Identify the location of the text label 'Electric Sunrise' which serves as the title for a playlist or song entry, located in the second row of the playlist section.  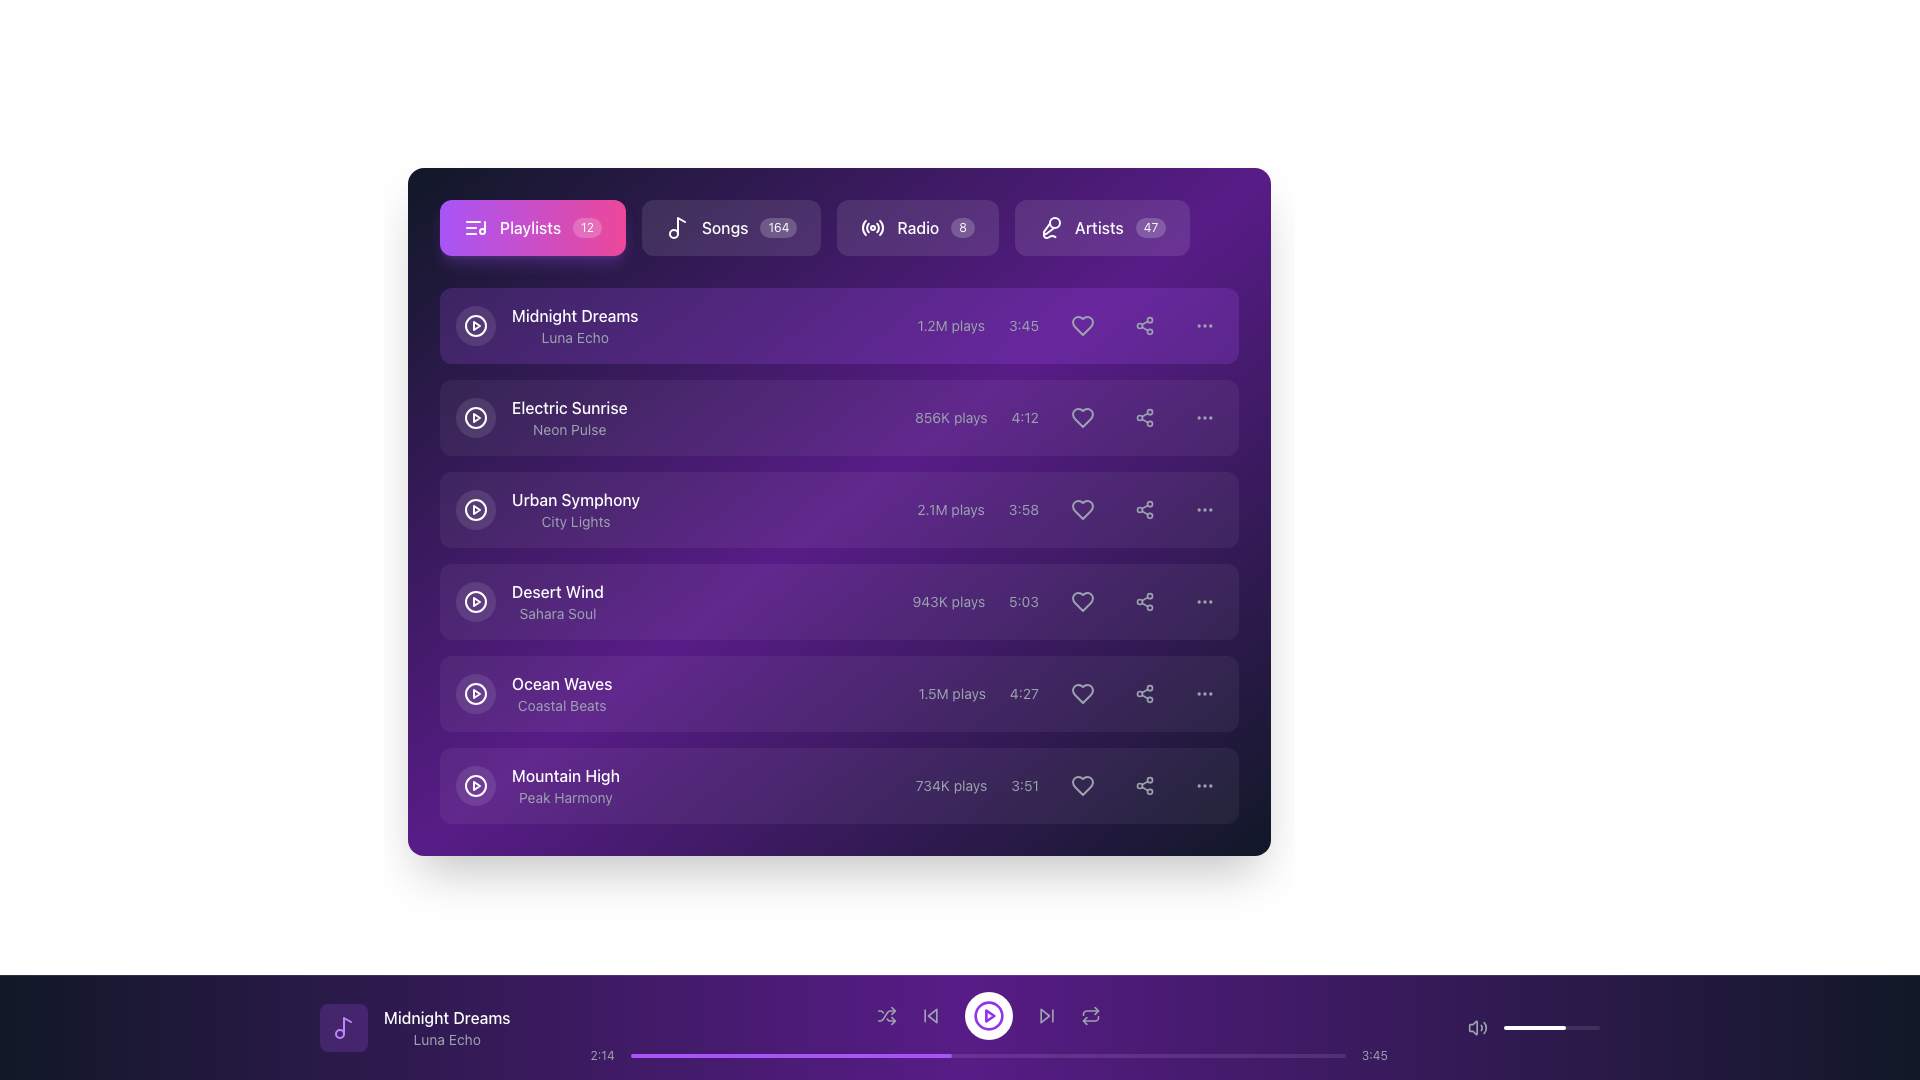
(568, 407).